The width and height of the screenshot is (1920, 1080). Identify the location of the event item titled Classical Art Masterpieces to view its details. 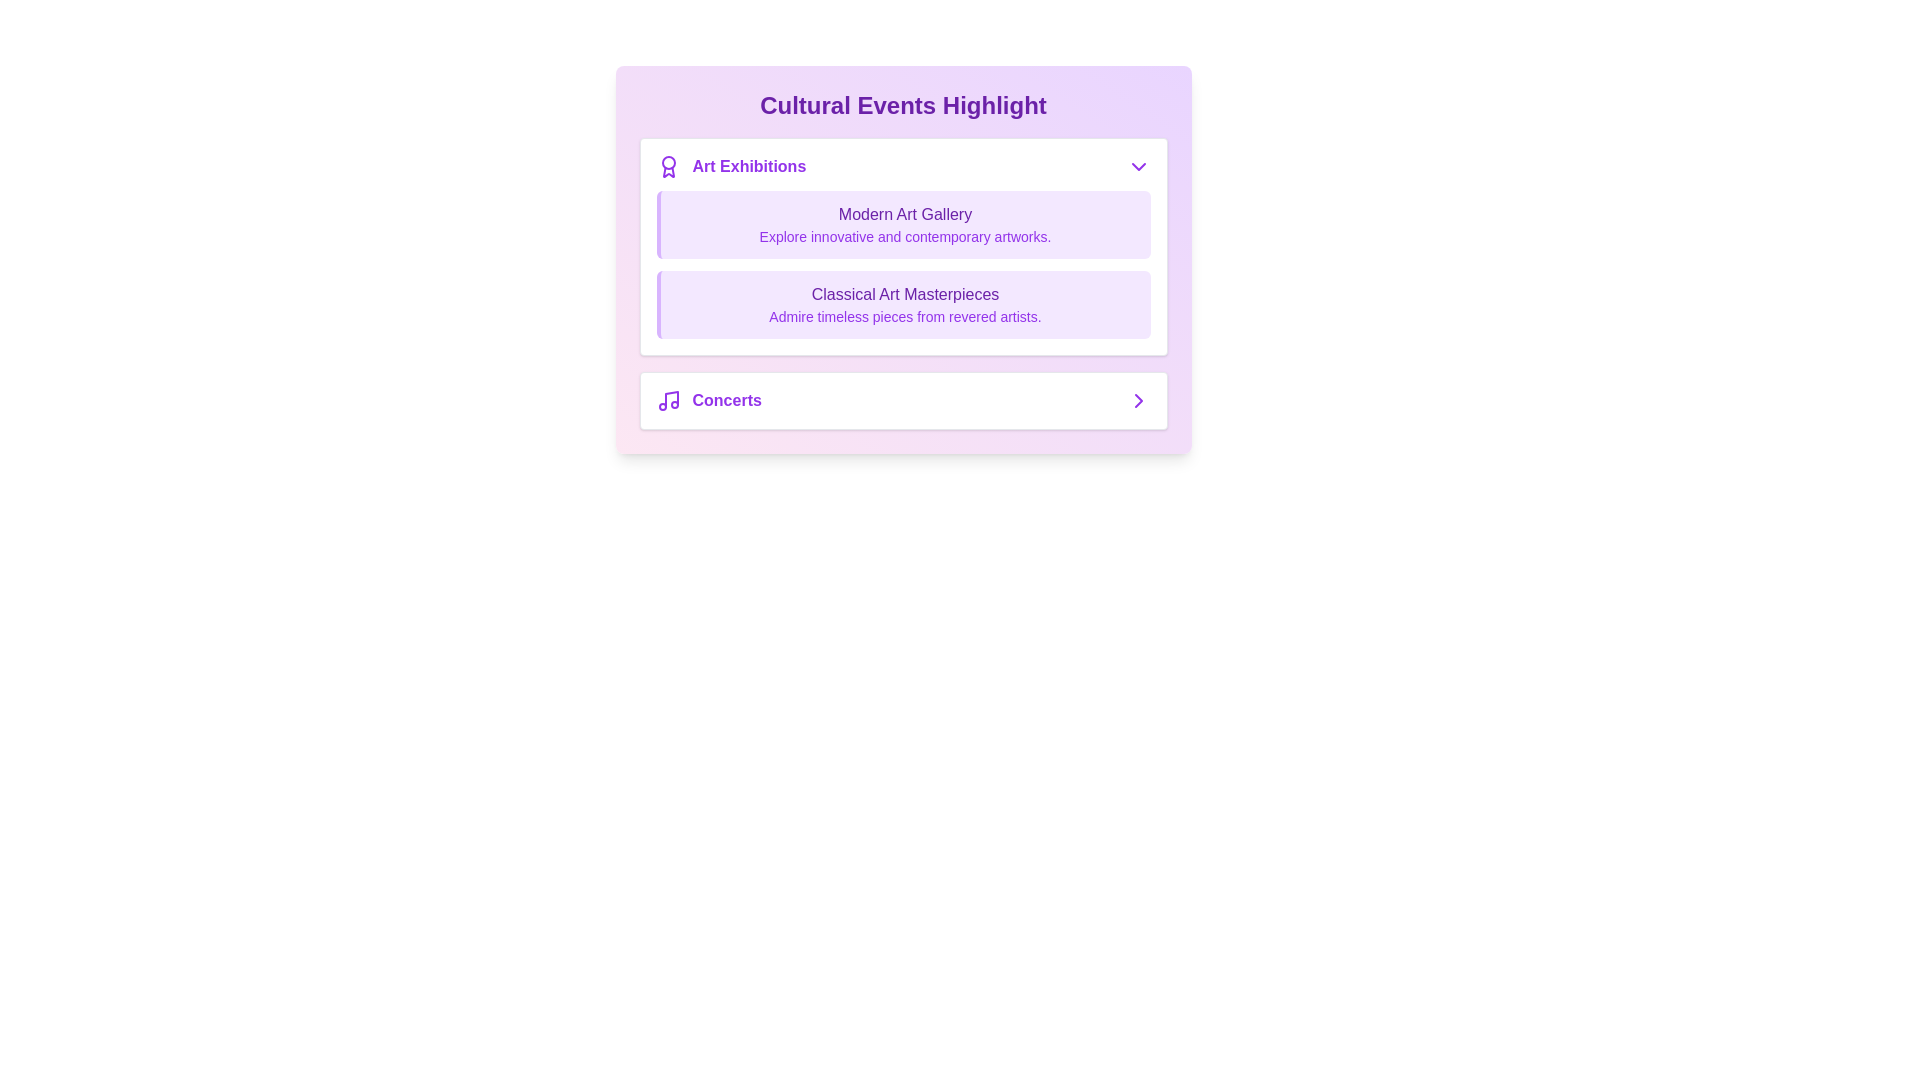
(902, 304).